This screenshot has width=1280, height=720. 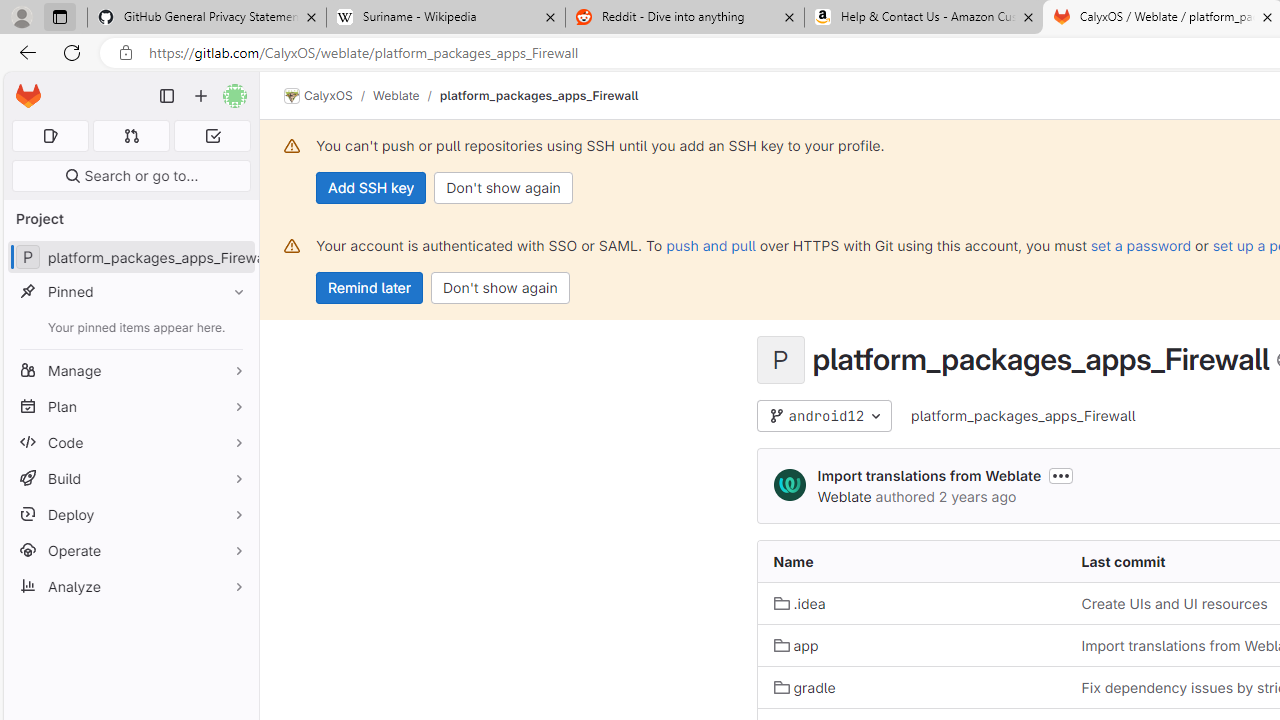 I want to click on 'Hosted Weblate', so click(x=788, y=486).